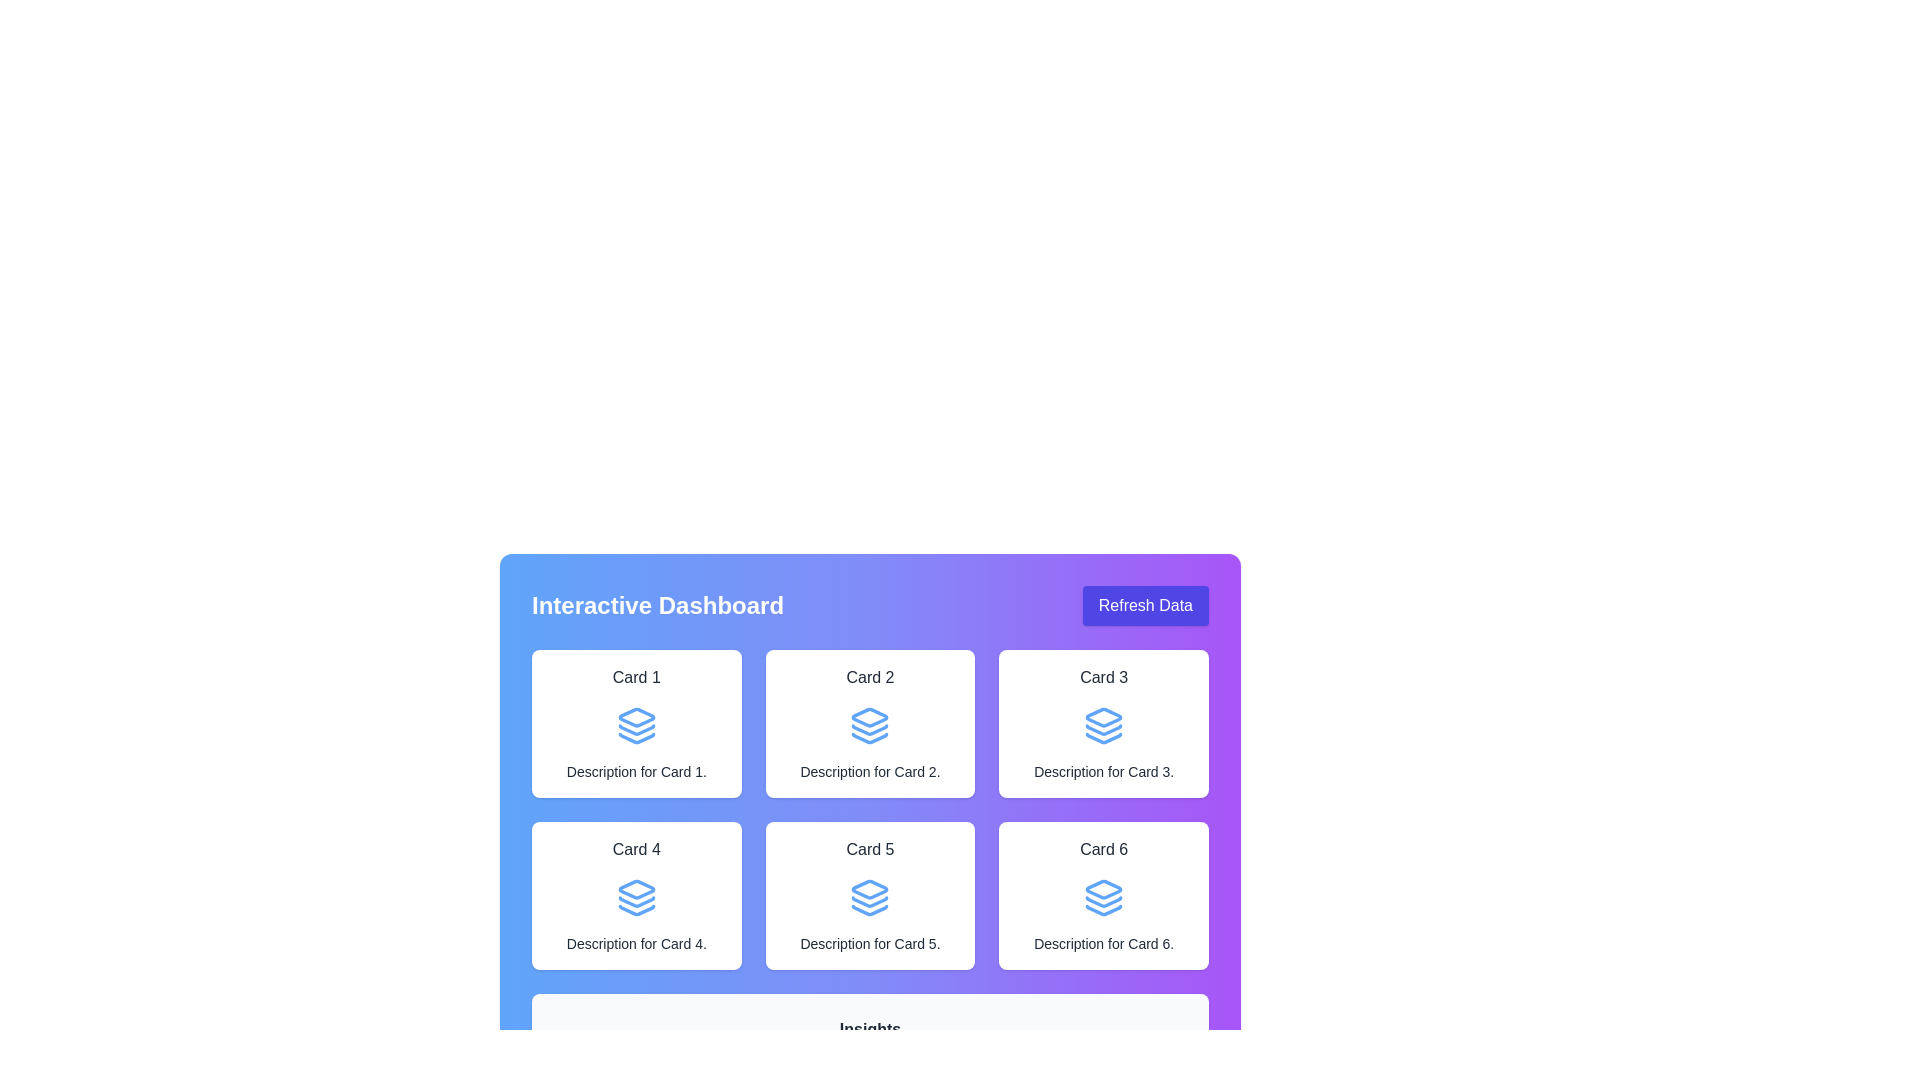  I want to click on the 'Card 3' text label located at the top of the third card in the first row of the grid under 'Interactive Dashboard', so click(1103, 677).